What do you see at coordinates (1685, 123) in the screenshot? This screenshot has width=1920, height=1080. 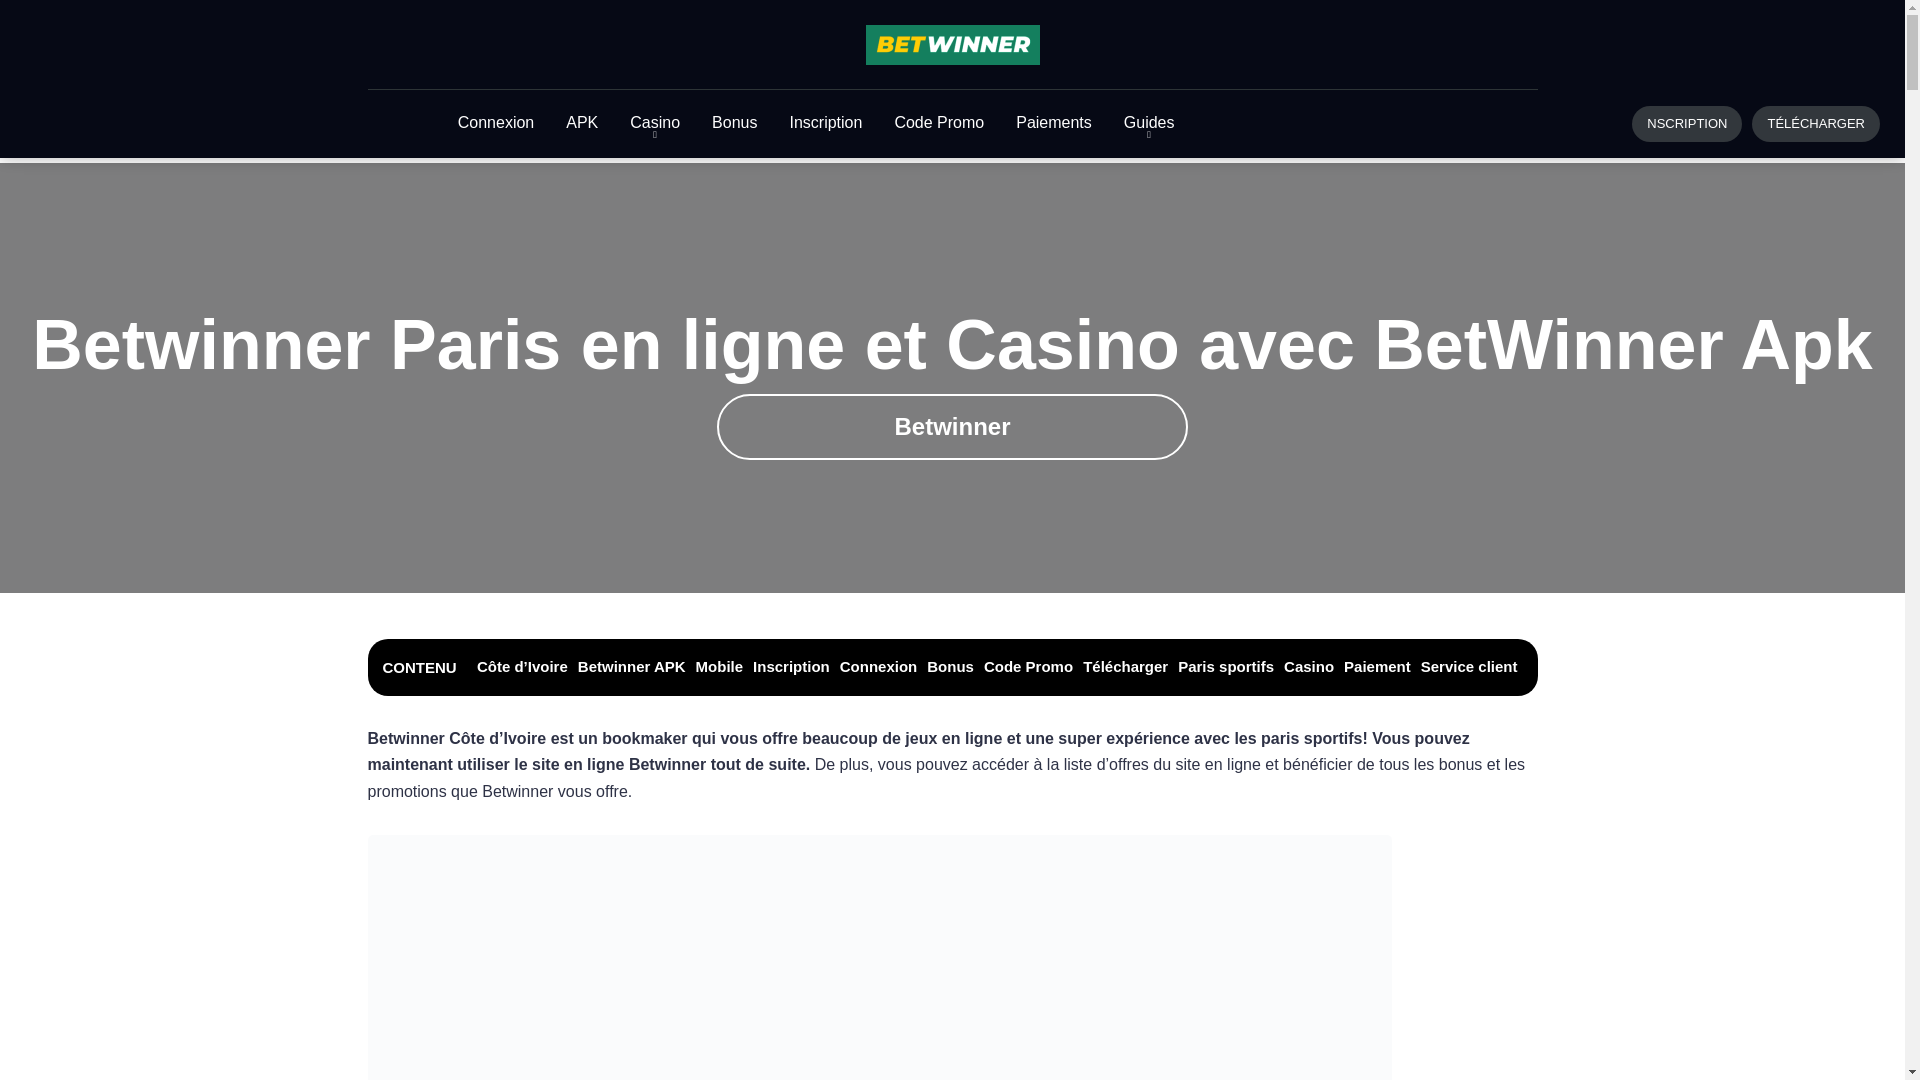 I see `'NSCRIPTION'` at bounding box center [1685, 123].